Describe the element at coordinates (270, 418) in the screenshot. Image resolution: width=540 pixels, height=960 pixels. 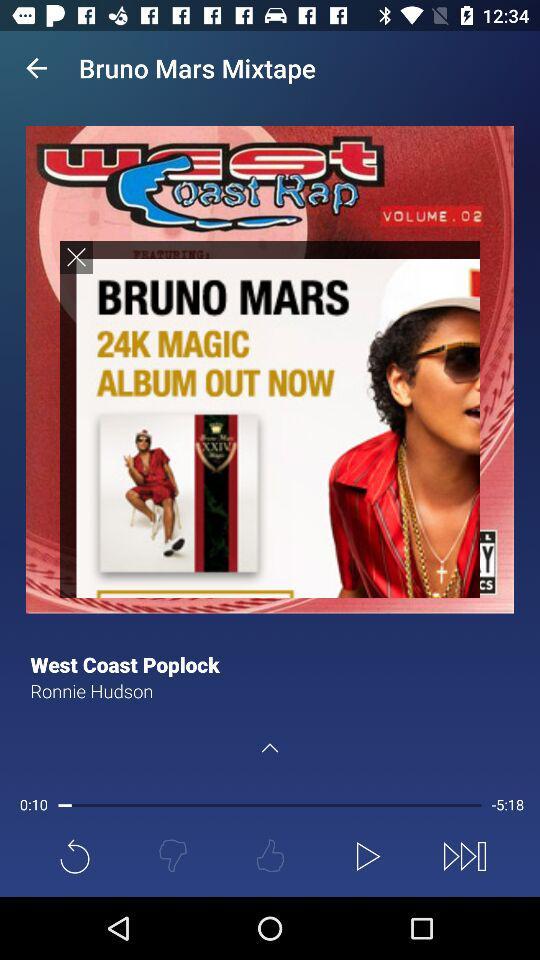
I see `sereen page` at that location.